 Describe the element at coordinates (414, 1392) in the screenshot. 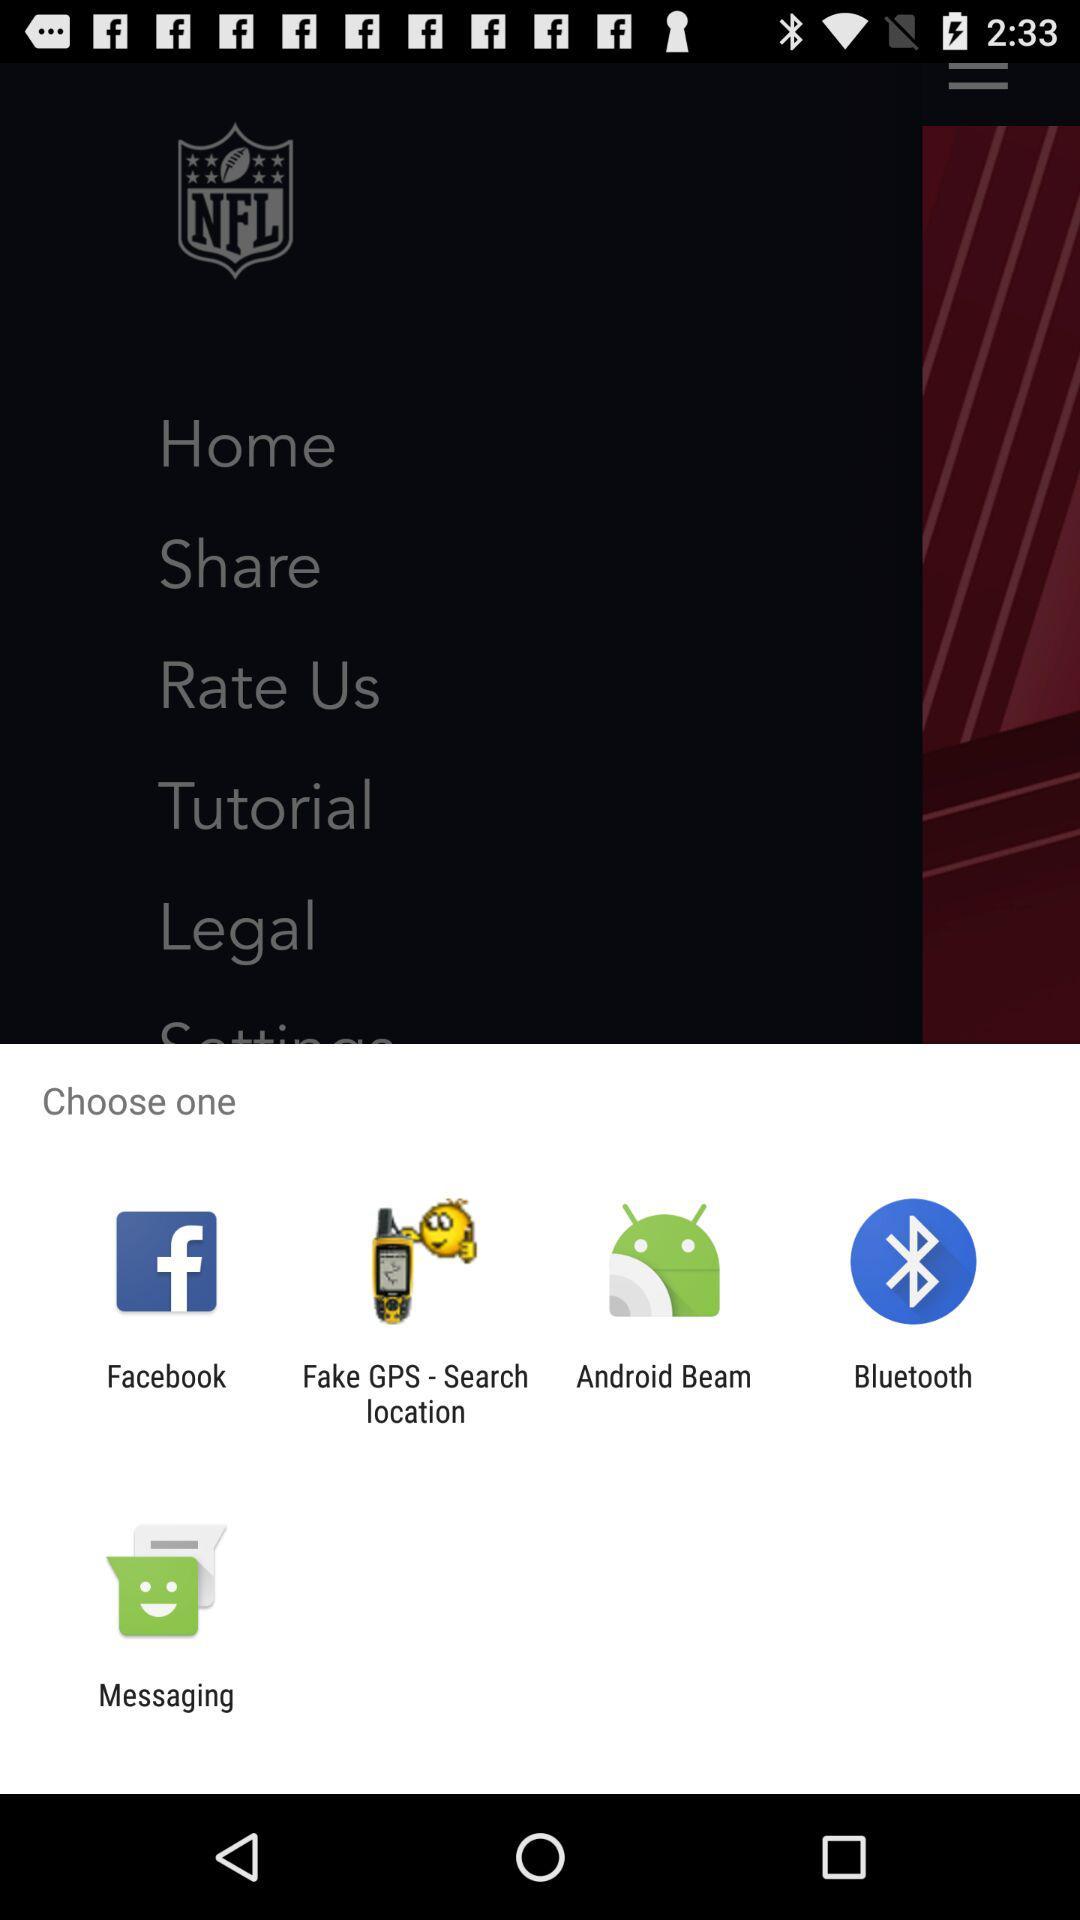

I see `the fake gps search icon` at that location.